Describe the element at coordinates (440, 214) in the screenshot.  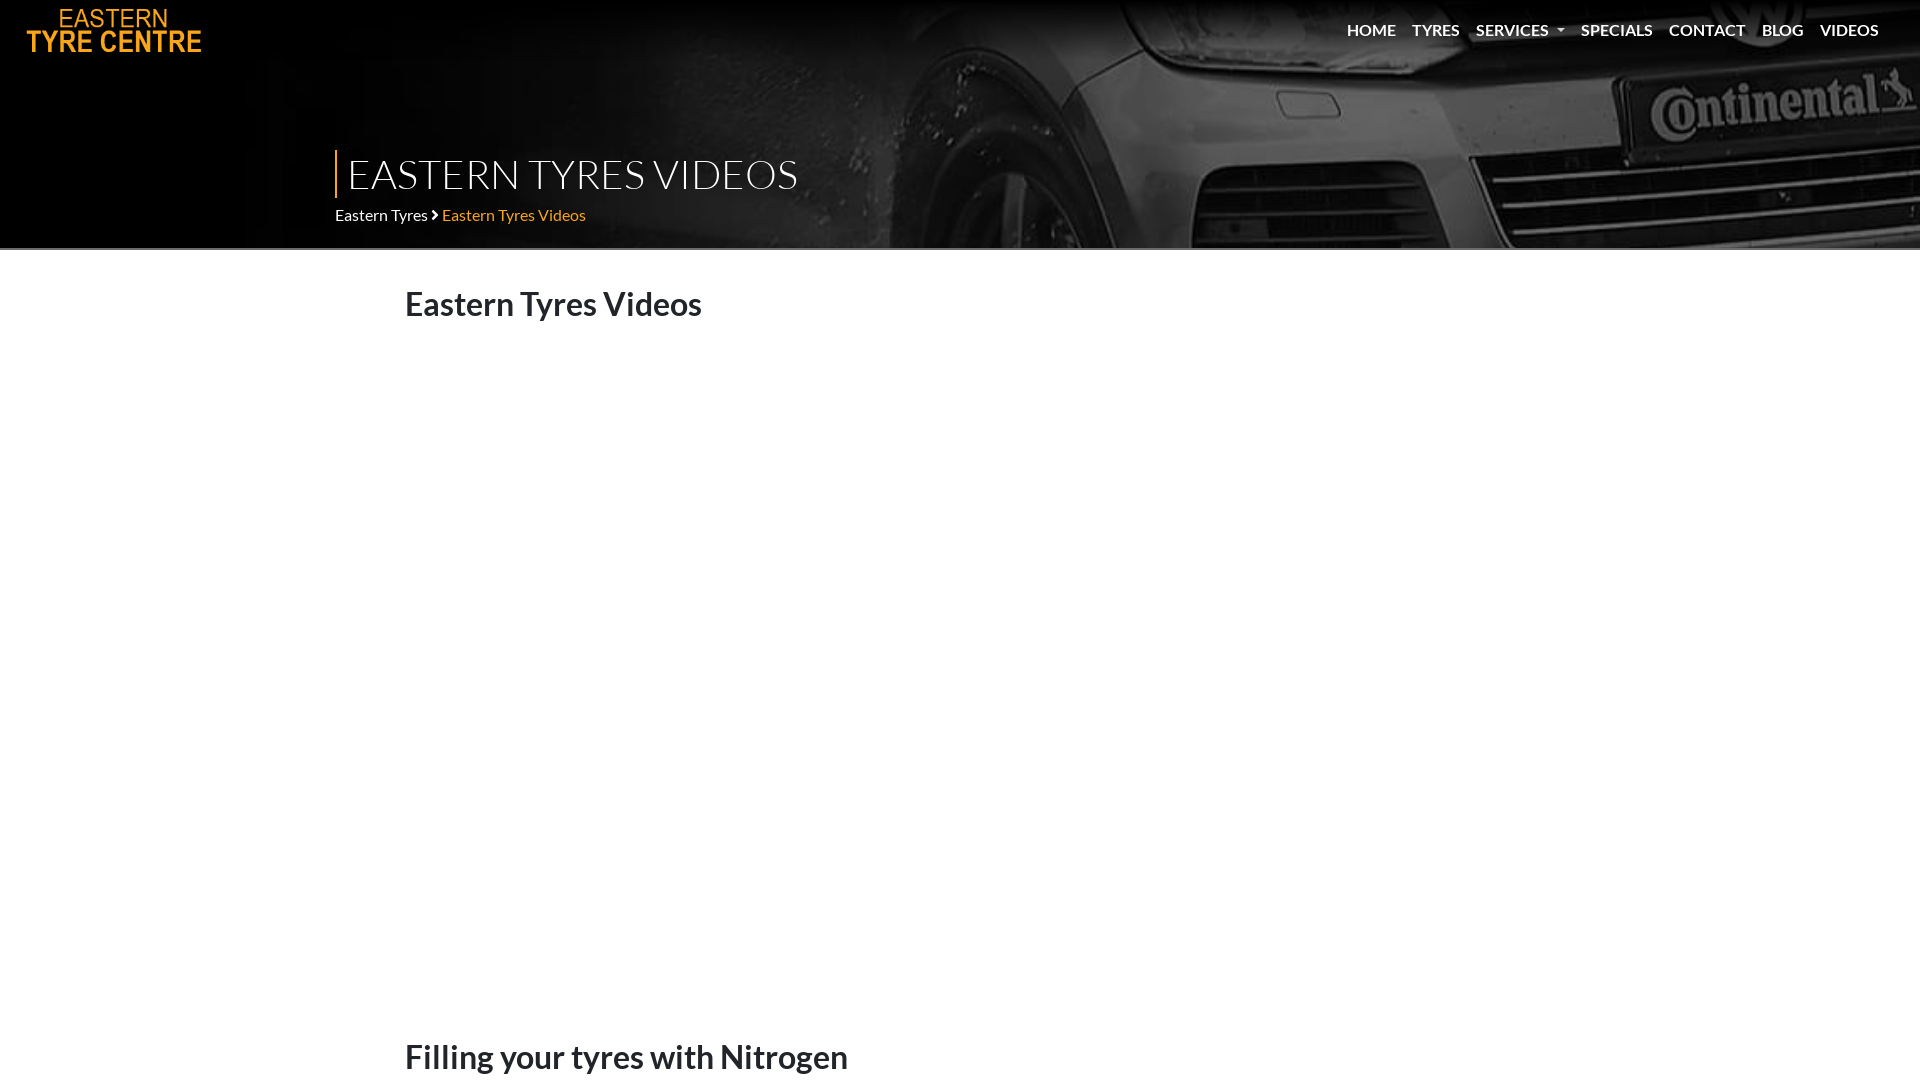
I see `'Eastern Tyres Videos'` at that location.